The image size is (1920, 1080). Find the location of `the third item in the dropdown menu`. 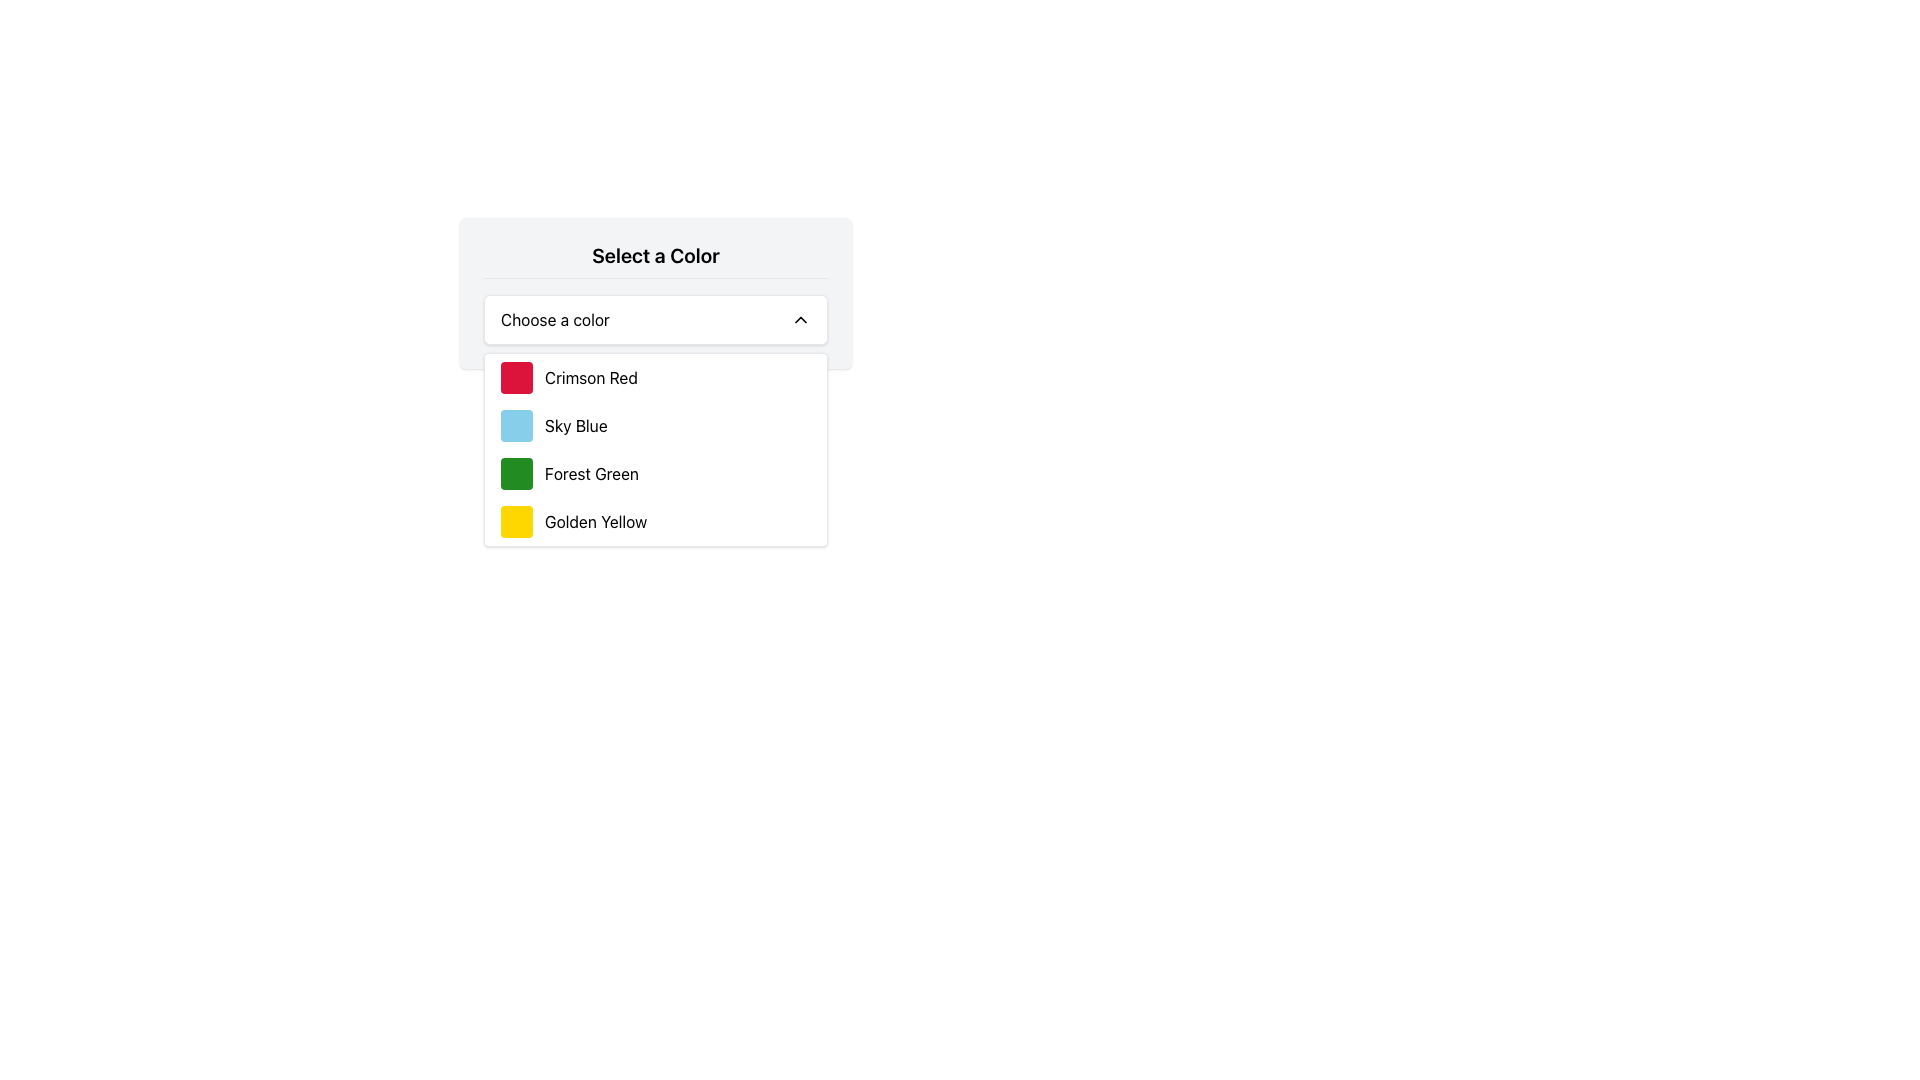

the third item in the dropdown menu is located at coordinates (656, 474).